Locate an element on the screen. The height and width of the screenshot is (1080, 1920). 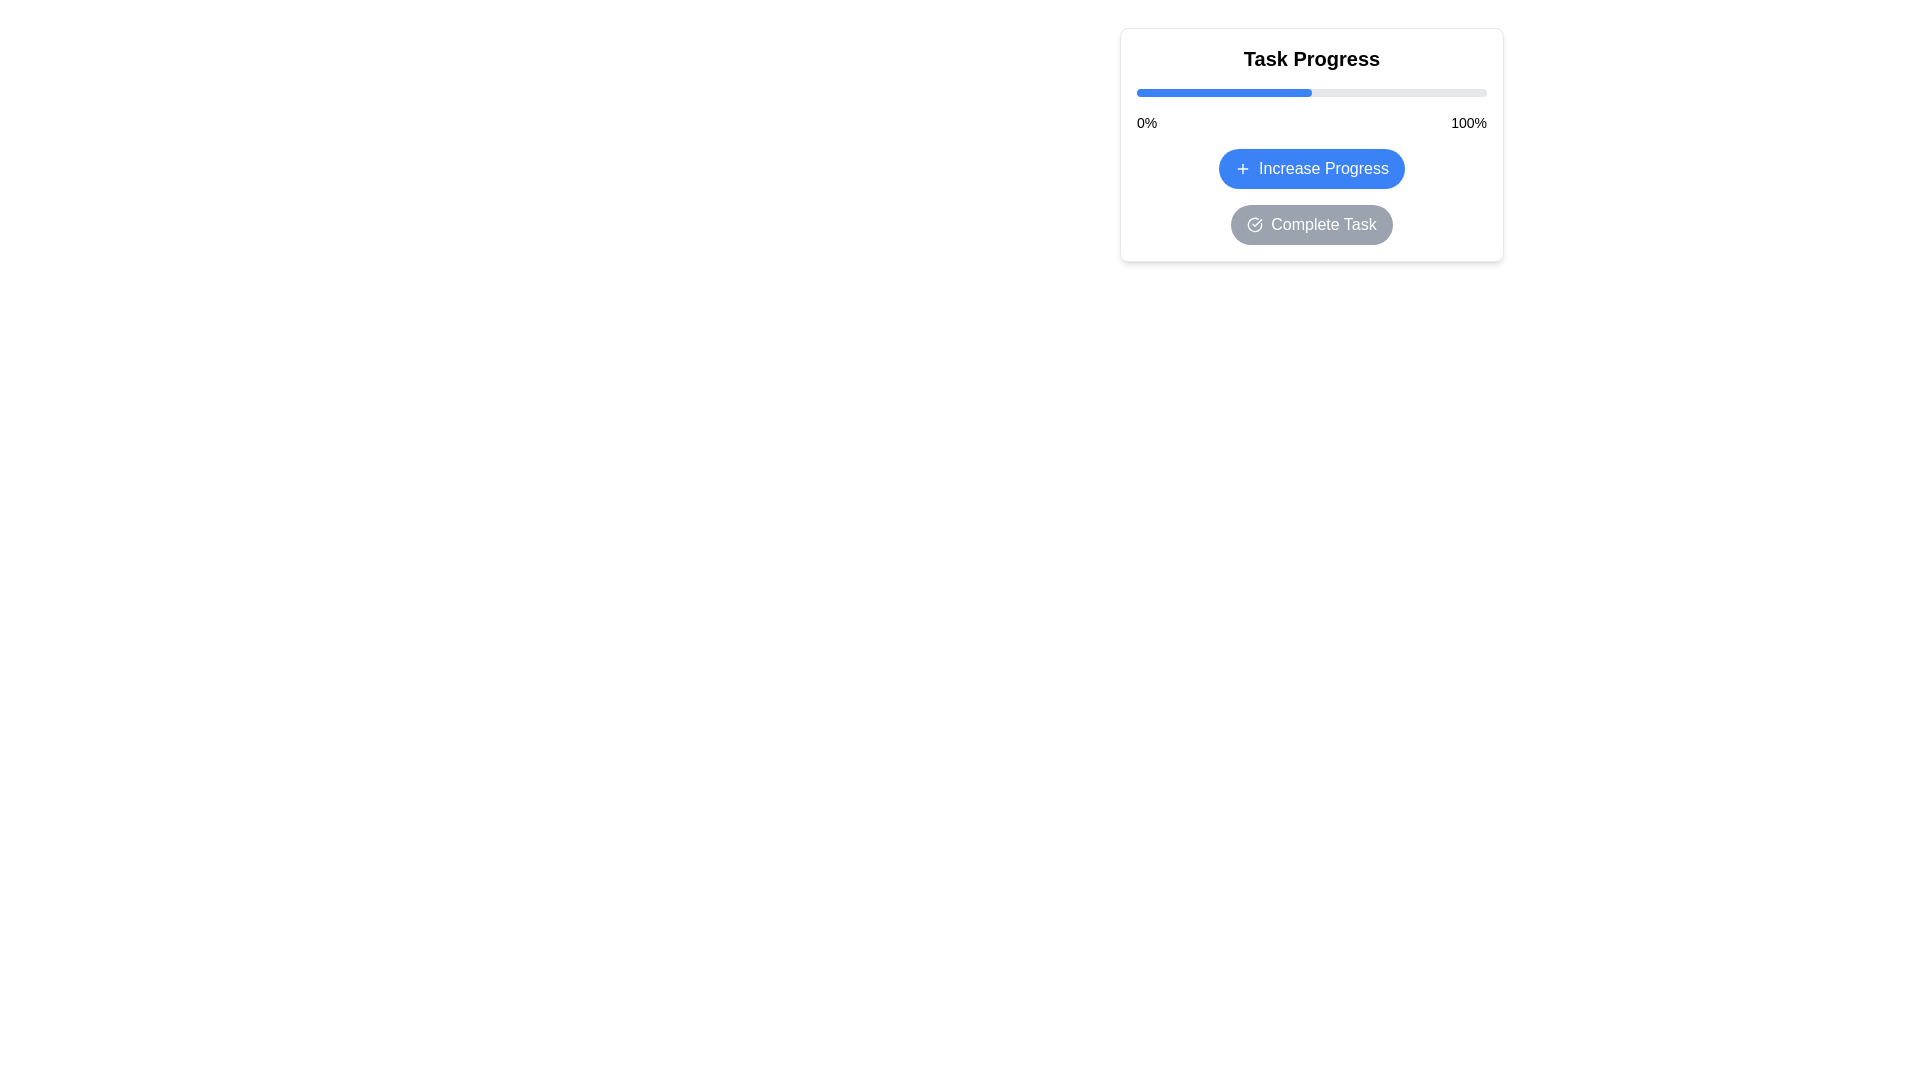
the 'Complete Task' button with gray background and white text located at the bottom of the 'Task Progress' card is located at coordinates (1311, 224).